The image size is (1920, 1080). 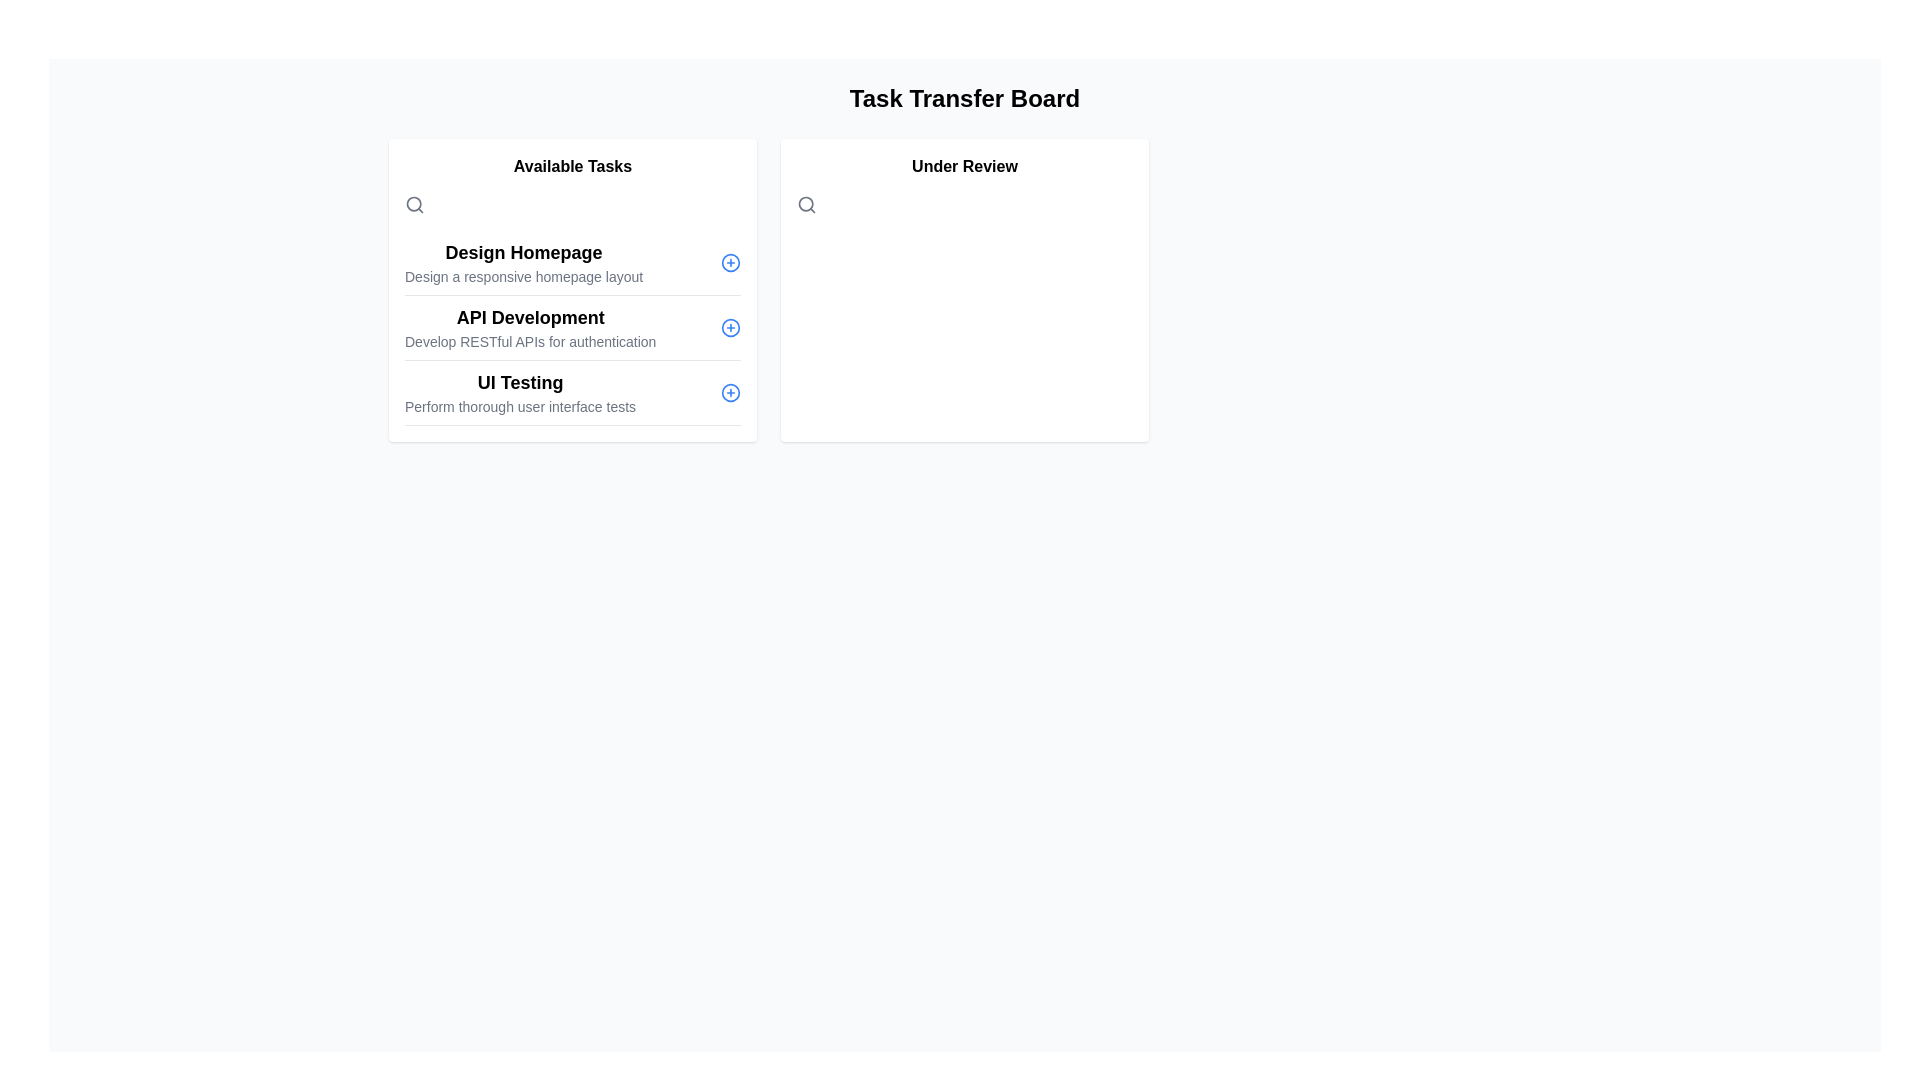 What do you see at coordinates (530, 341) in the screenshot?
I see `the text label that provides additional information about the task titled 'API Development', located in the 'Available Tasks' section, directly below the header 'API Development'` at bounding box center [530, 341].